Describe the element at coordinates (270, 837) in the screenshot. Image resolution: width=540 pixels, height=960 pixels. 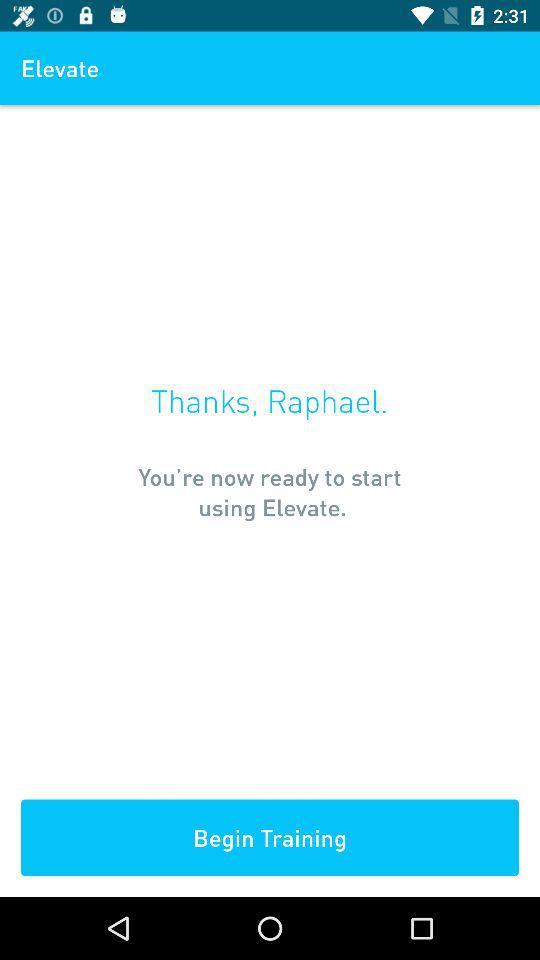
I see `the icon below the you re now item` at that location.